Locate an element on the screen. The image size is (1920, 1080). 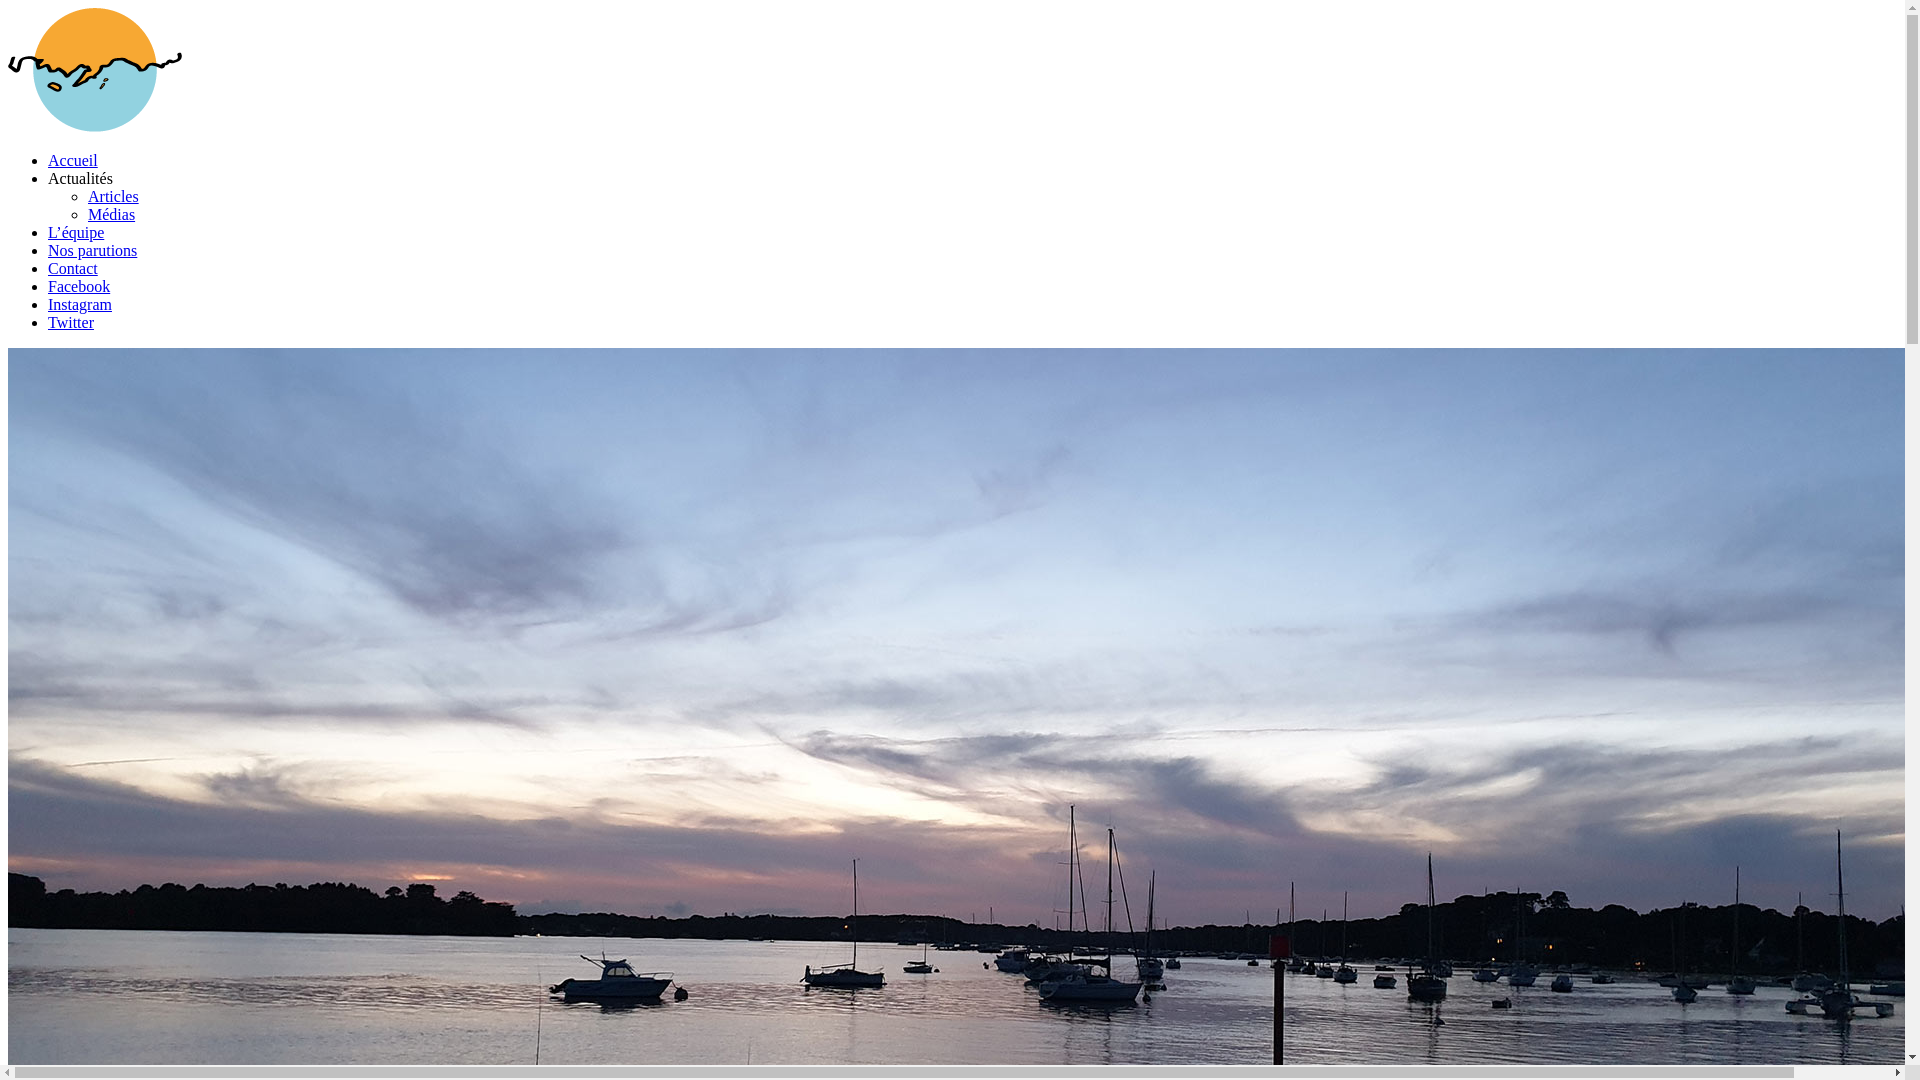
'Instagram' is located at coordinates (80, 304).